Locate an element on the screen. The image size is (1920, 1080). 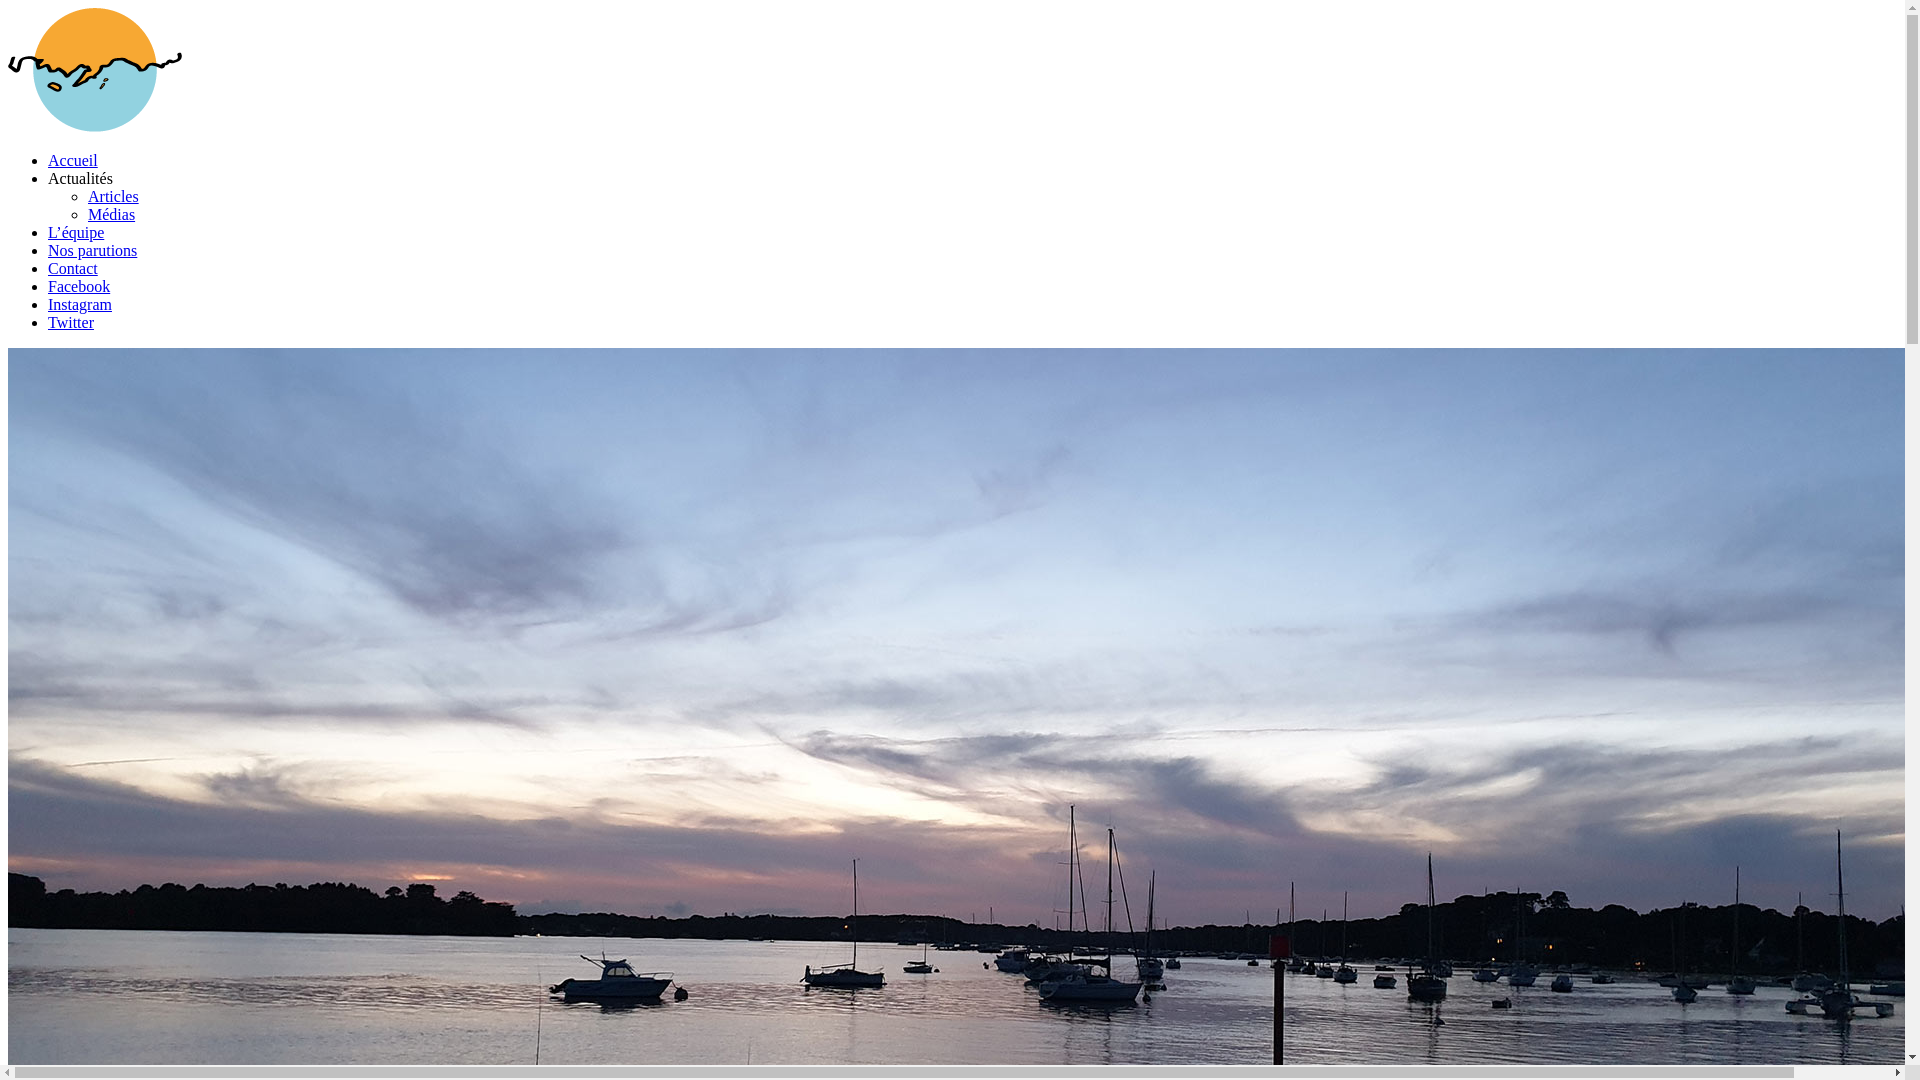
'Instagram' is located at coordinates (80, 304).